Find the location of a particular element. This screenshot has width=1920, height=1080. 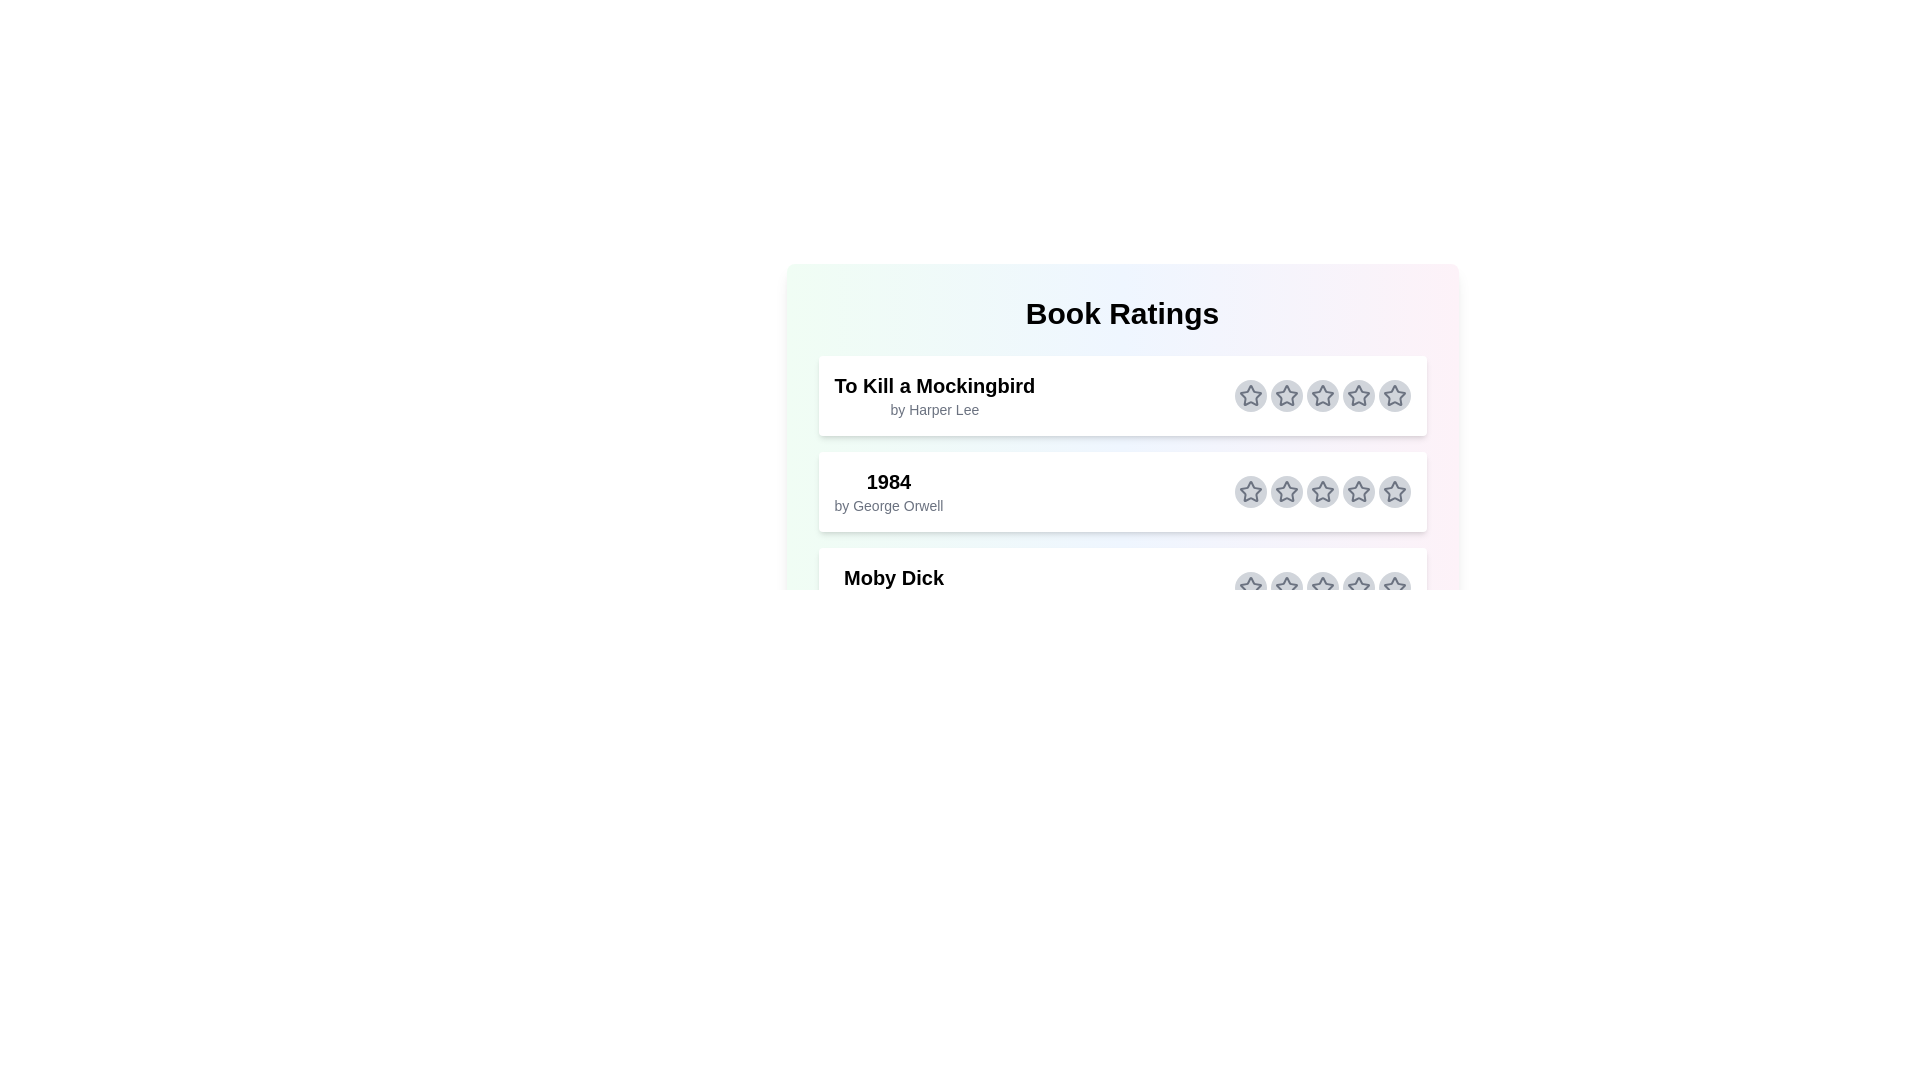

the star corresponding to 1 stars for the book titled To Kill a Mockingbird is located at coordinates (1249, 396).